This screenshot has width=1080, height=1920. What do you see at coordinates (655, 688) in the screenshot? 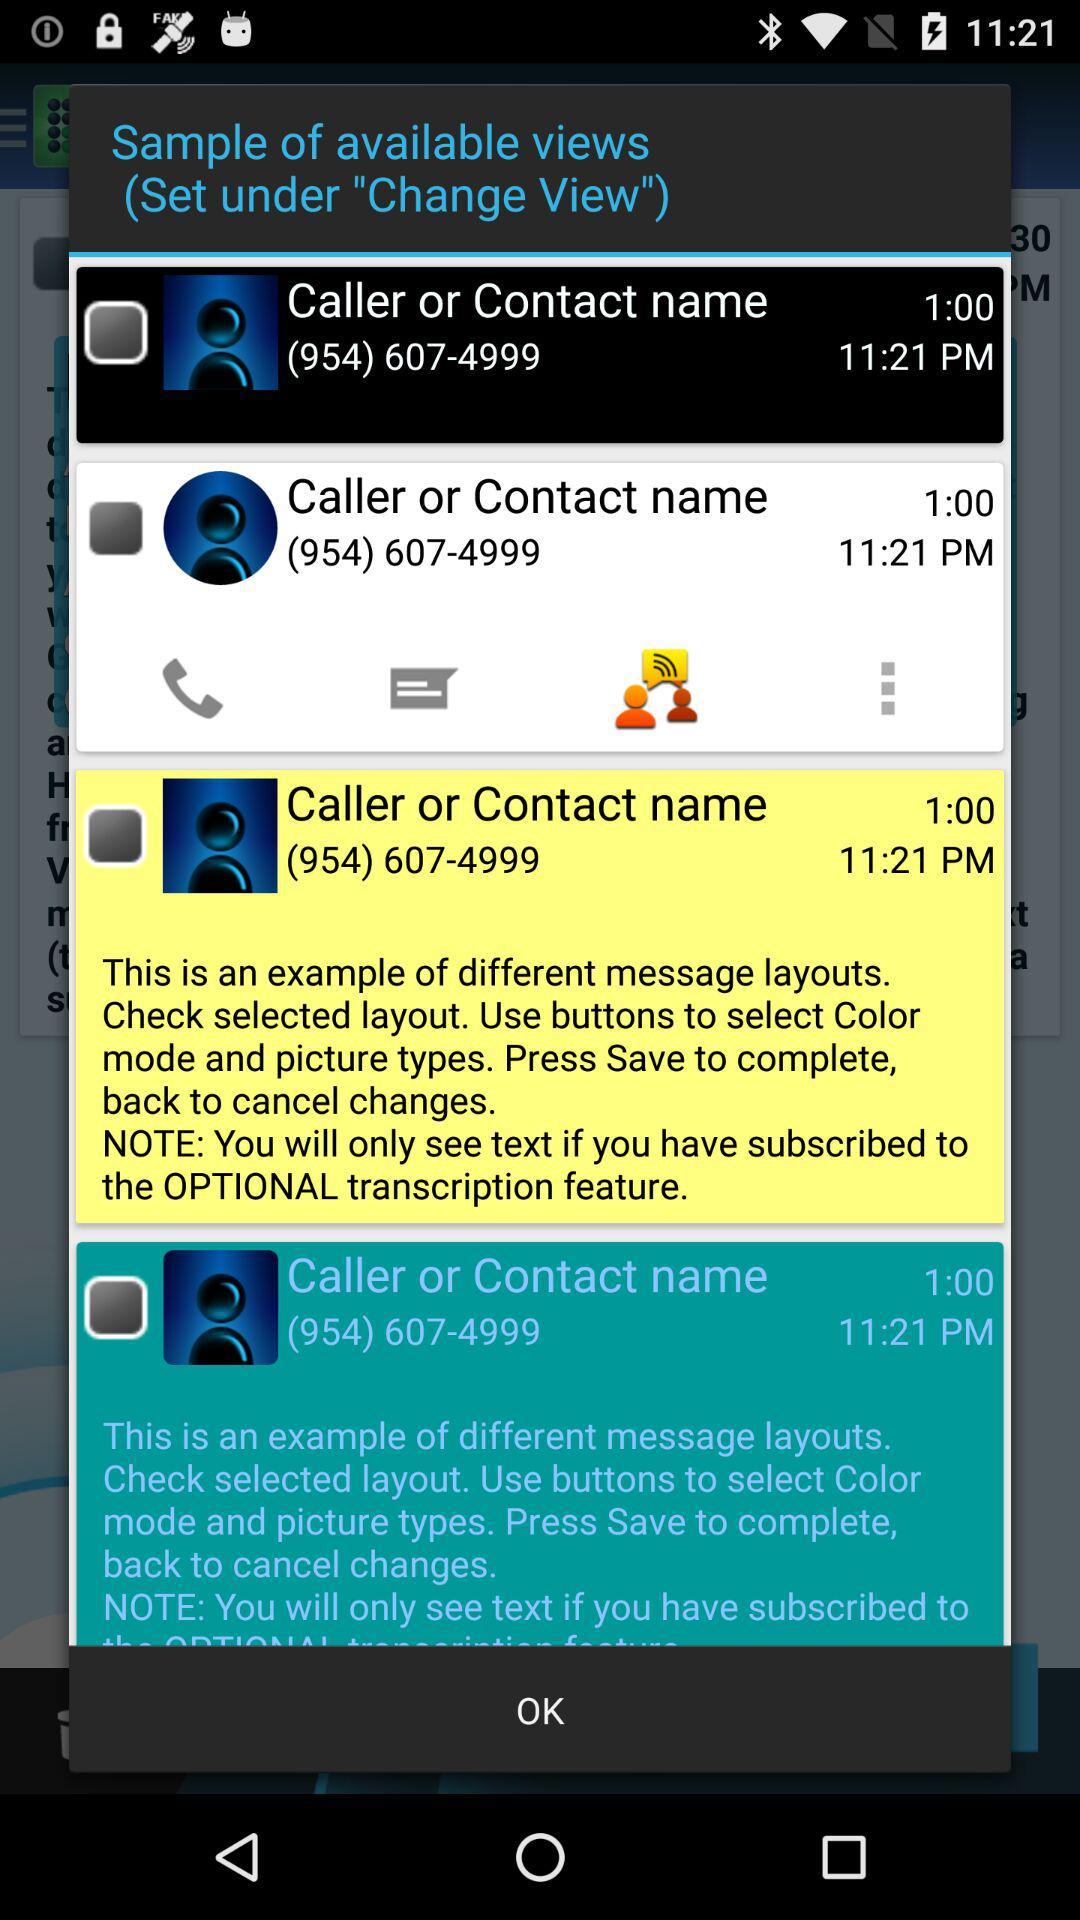
I see `app above the caller or contact app` at bounding box center [655, 688].